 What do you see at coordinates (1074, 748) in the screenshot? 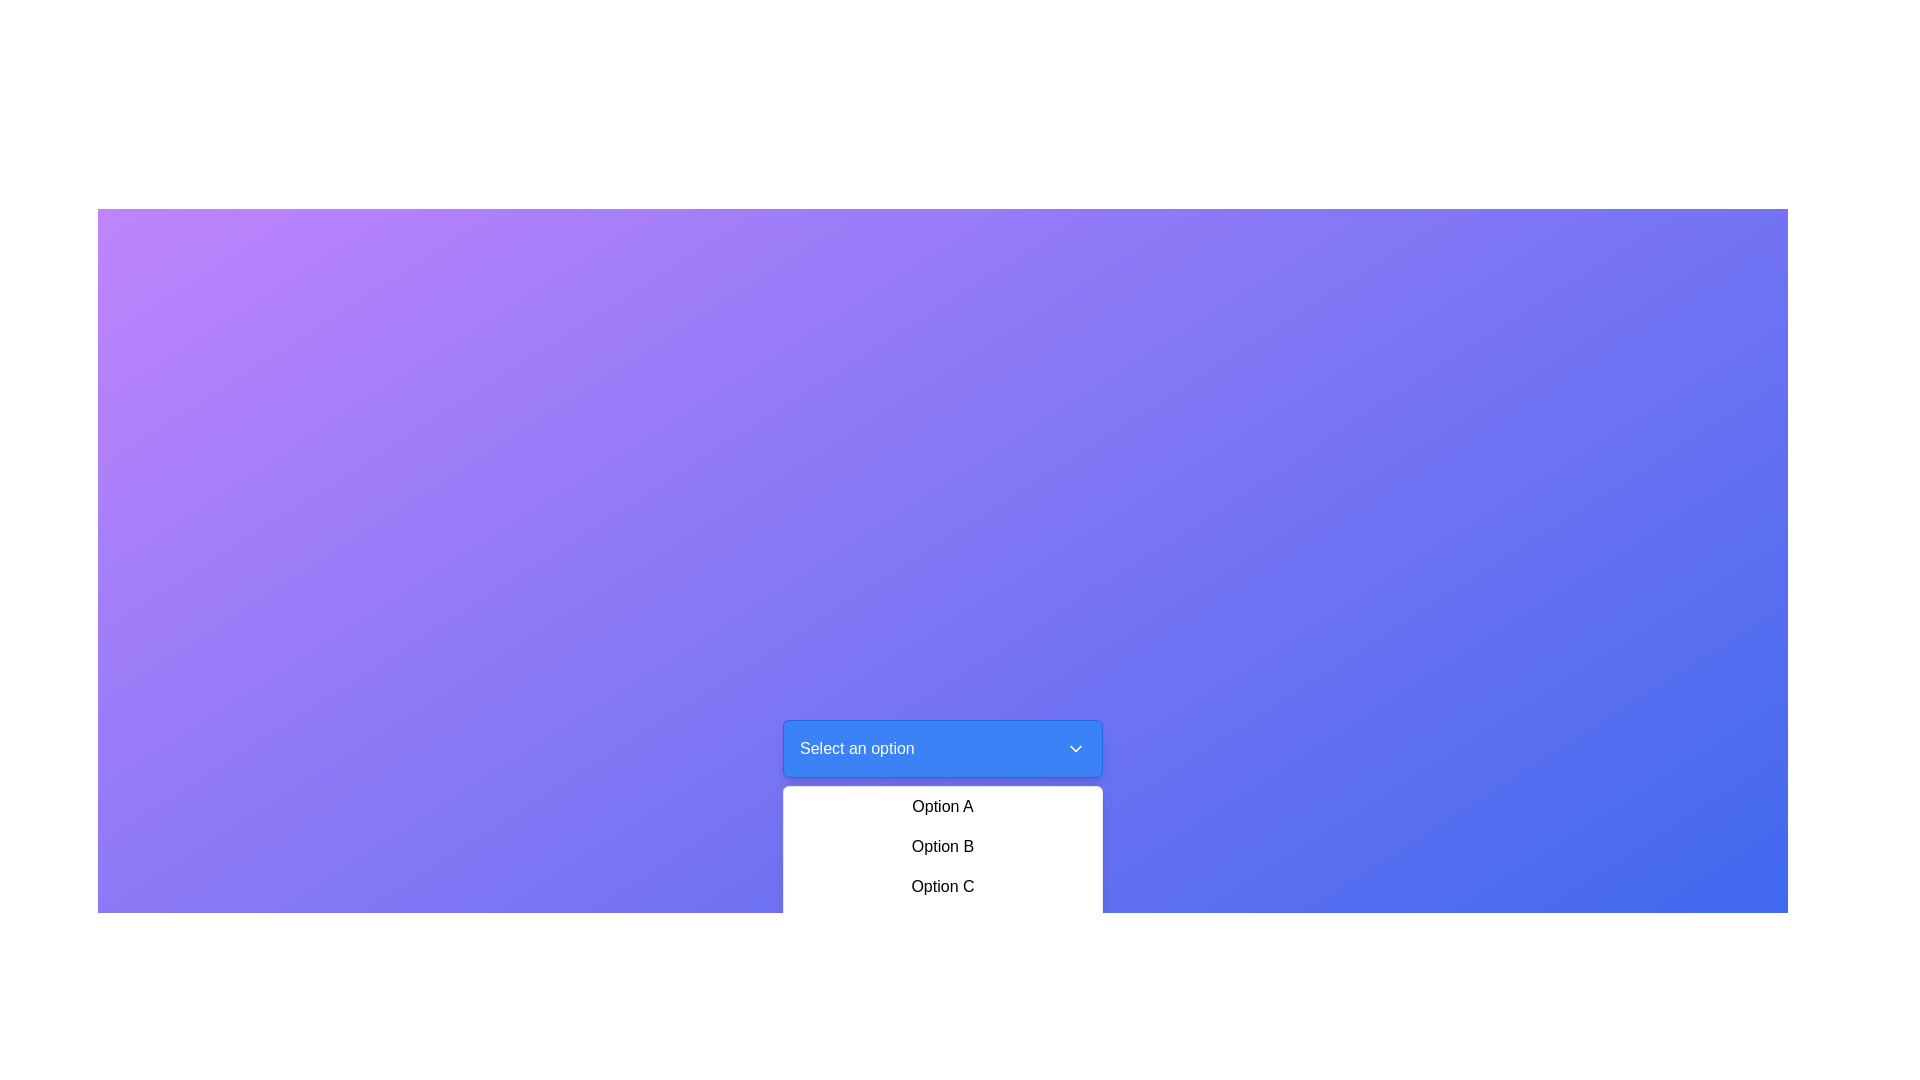
I see `the chevron icon located at the far right of the blue selection box labeled 'Select an option'` at bounding box center [1074, 748].